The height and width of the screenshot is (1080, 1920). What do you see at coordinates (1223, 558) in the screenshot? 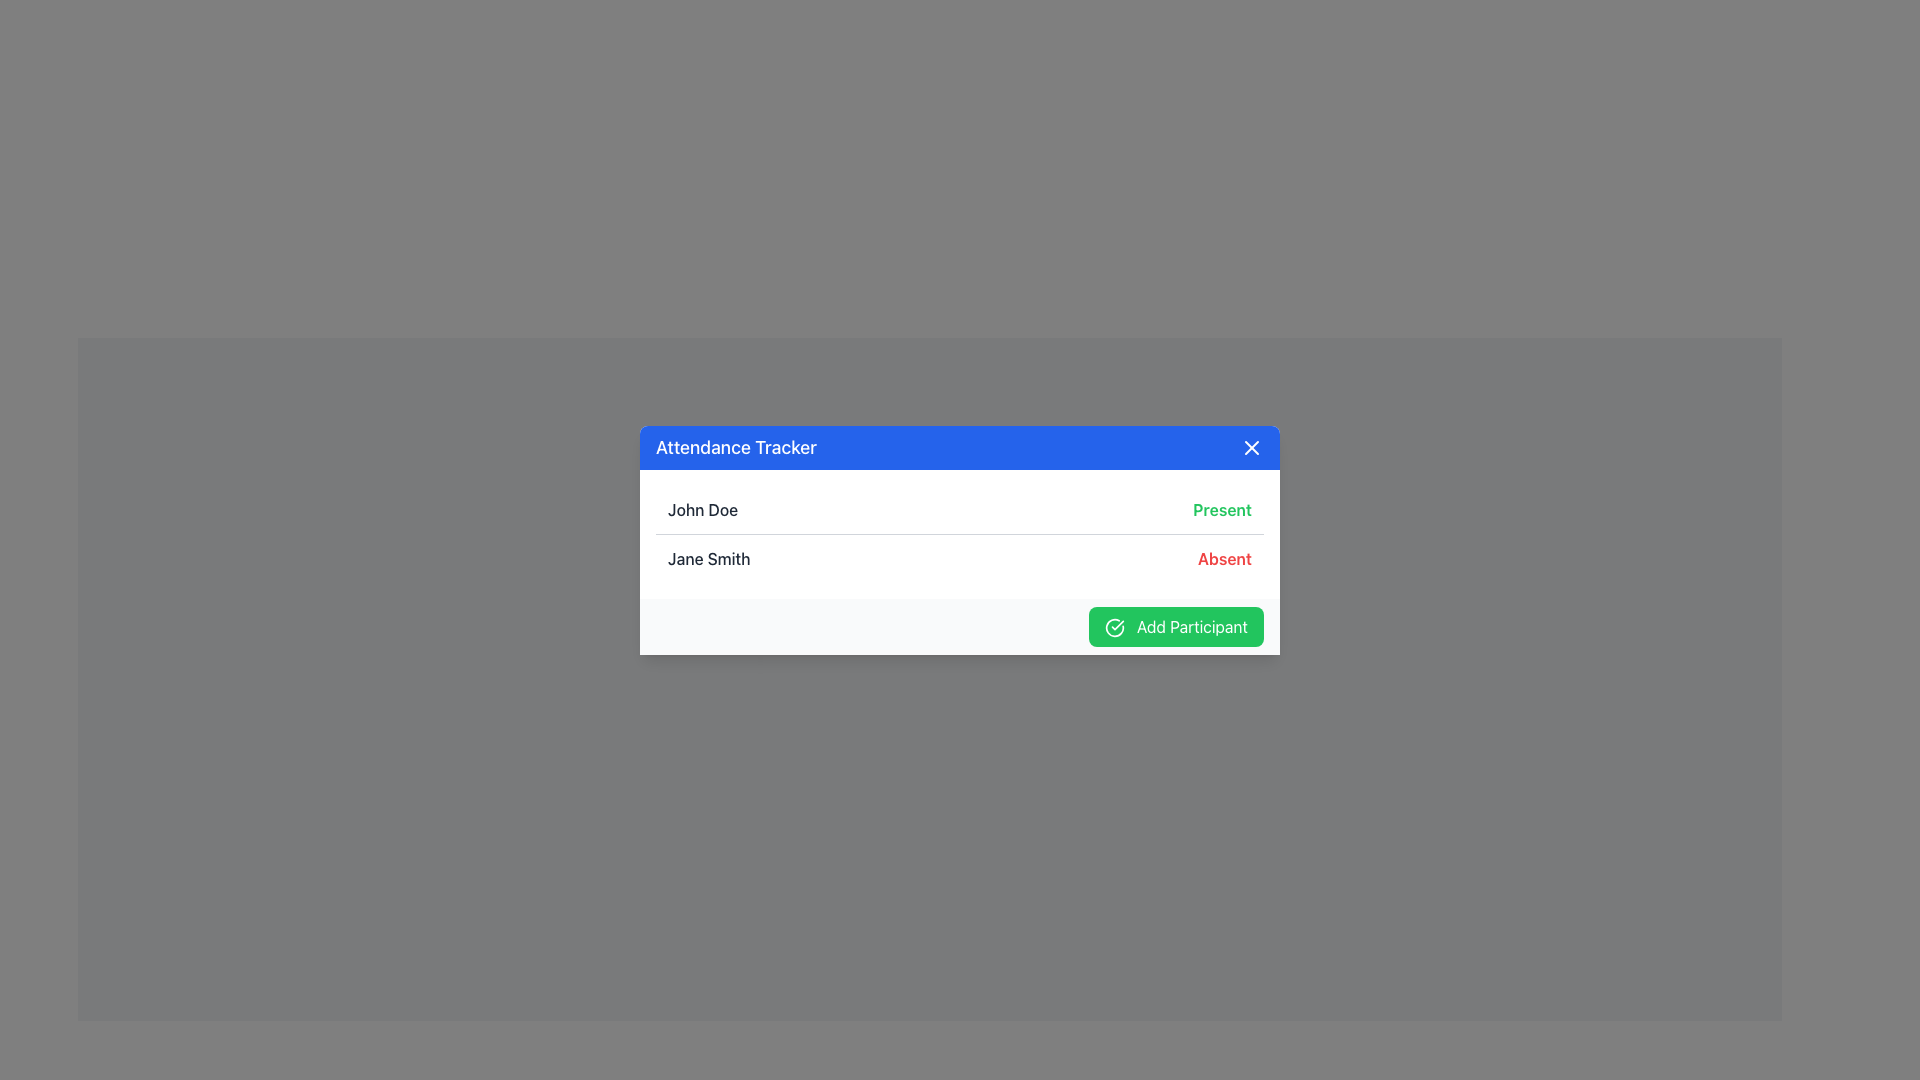
I see `the bold red text label 'Absent' located in the second row of the table, to the right of 'Jane Smith'` at bounding box center [1223, 558].